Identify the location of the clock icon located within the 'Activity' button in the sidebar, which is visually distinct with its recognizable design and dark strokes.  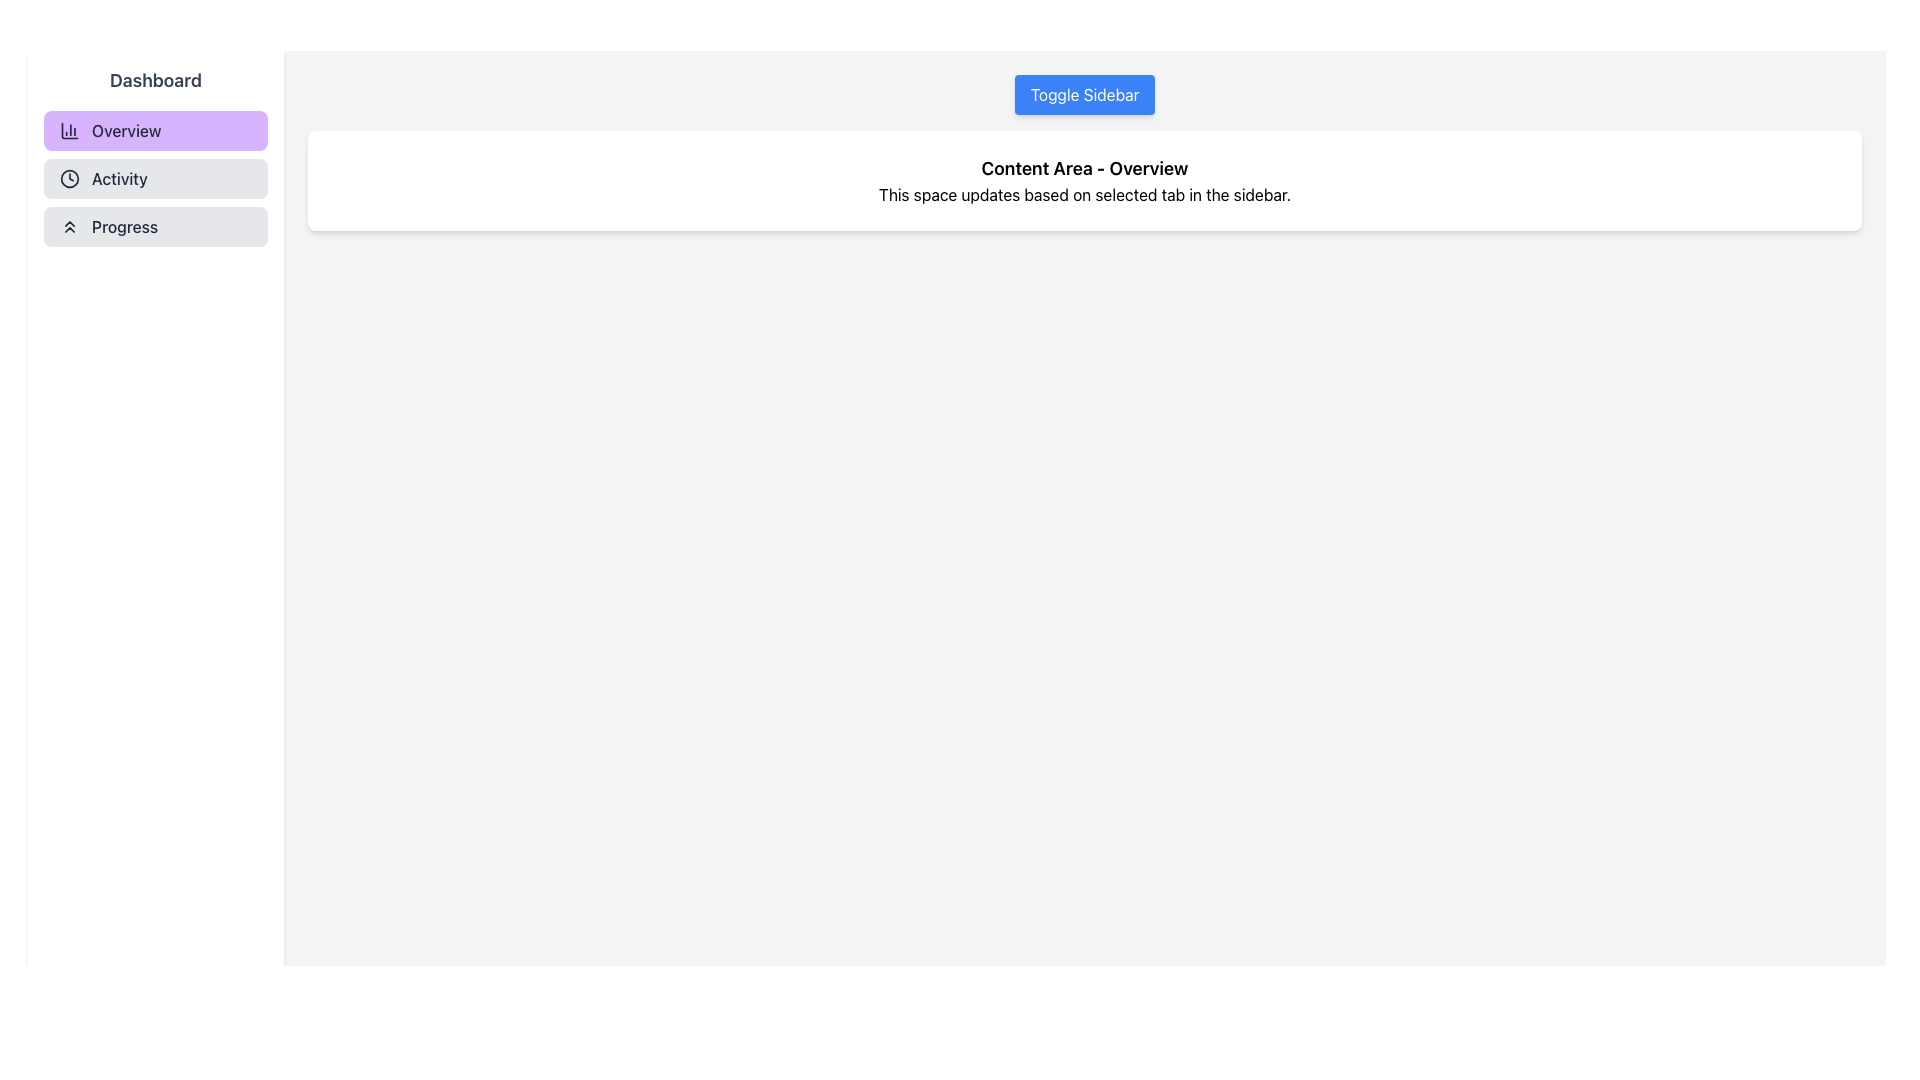
(70, 177).